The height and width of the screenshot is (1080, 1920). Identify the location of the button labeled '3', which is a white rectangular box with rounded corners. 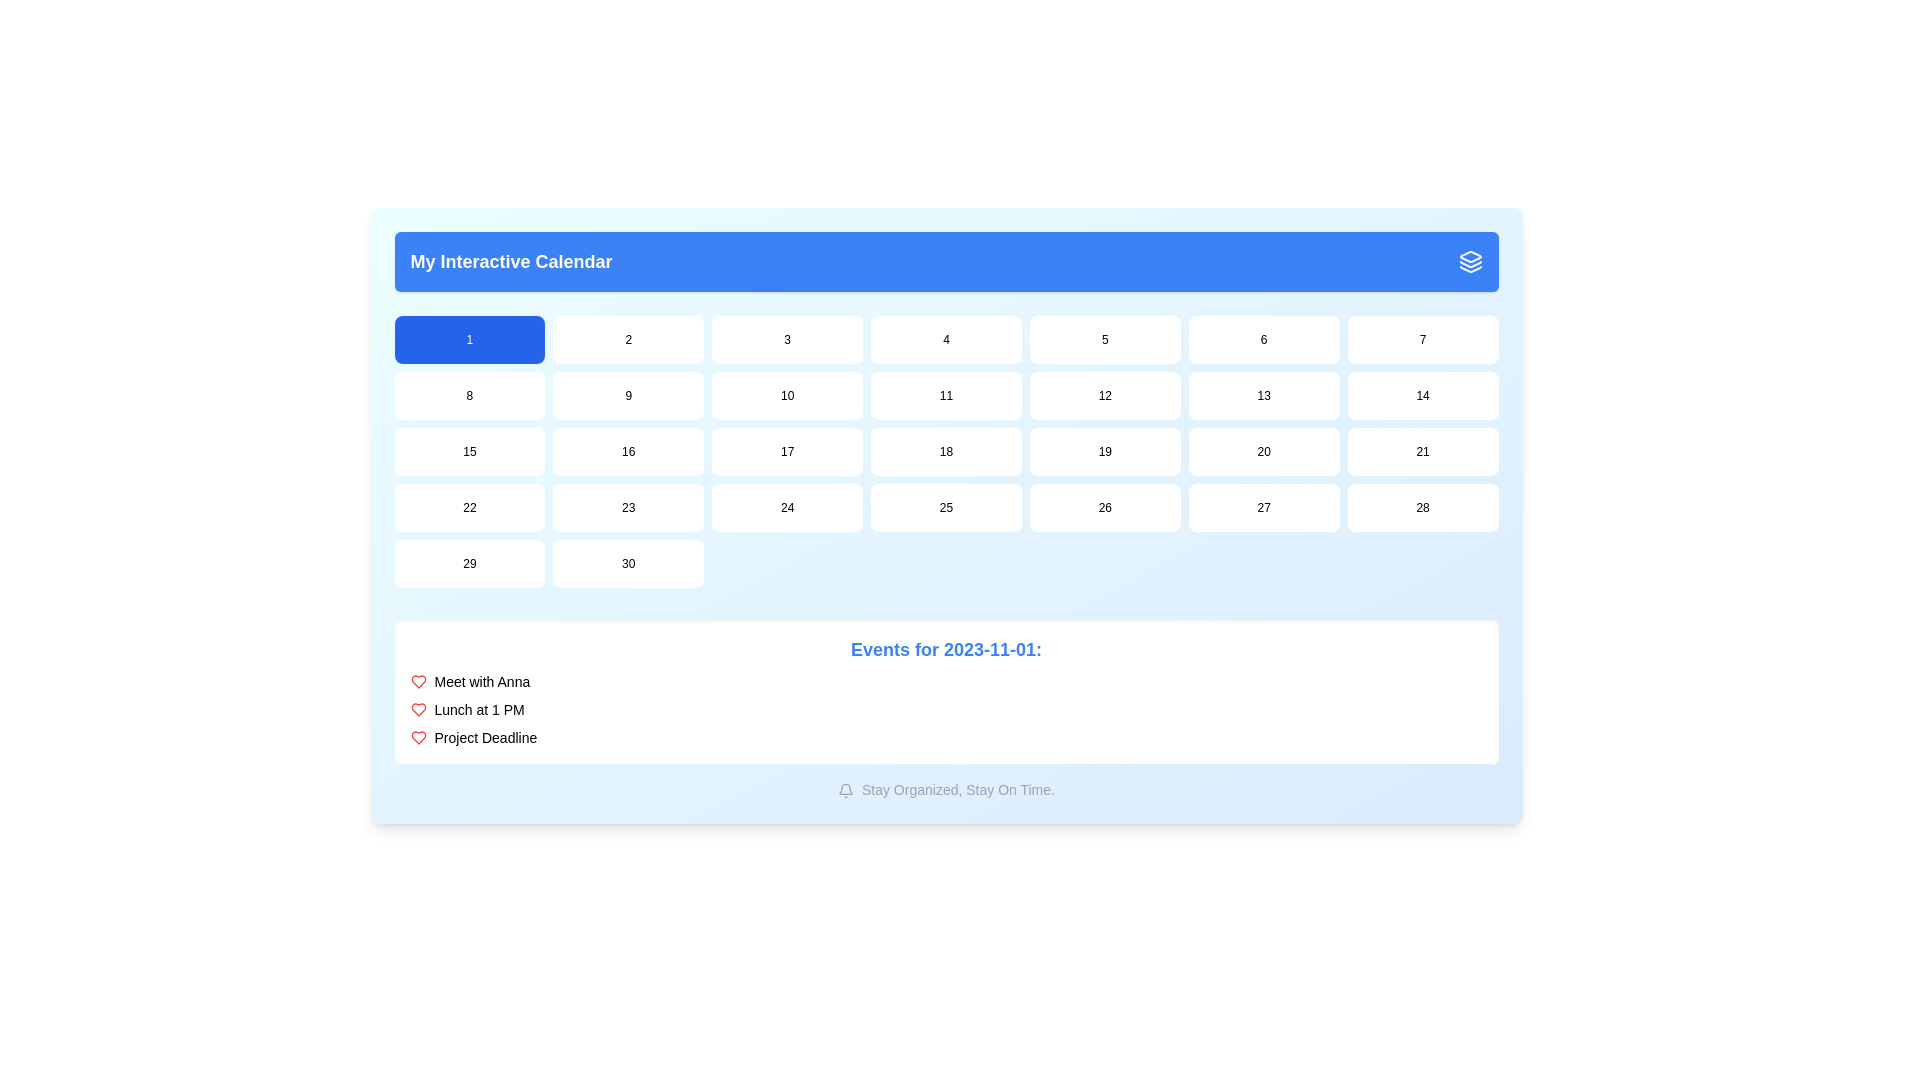
(786, 338).